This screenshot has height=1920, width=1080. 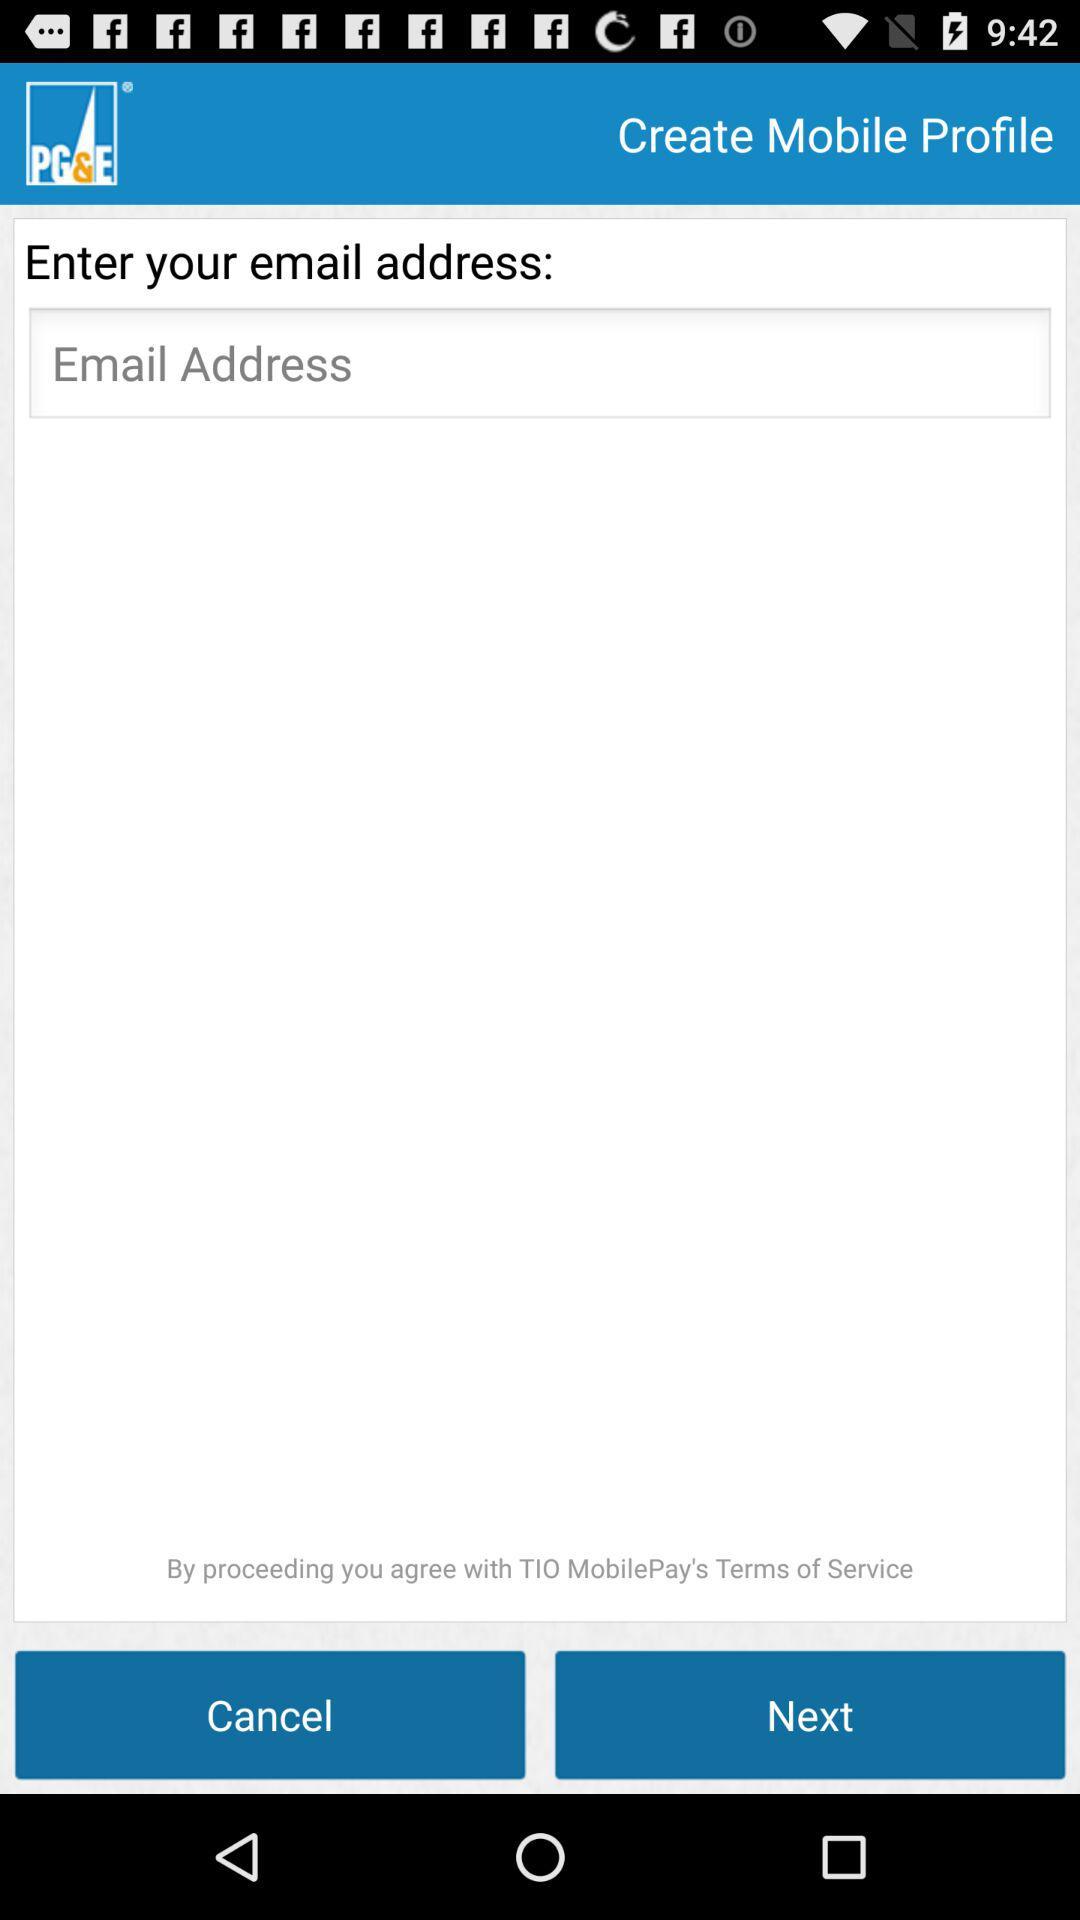 I want to click on icon to the right of cancel item, so click(x=810, y=1713).